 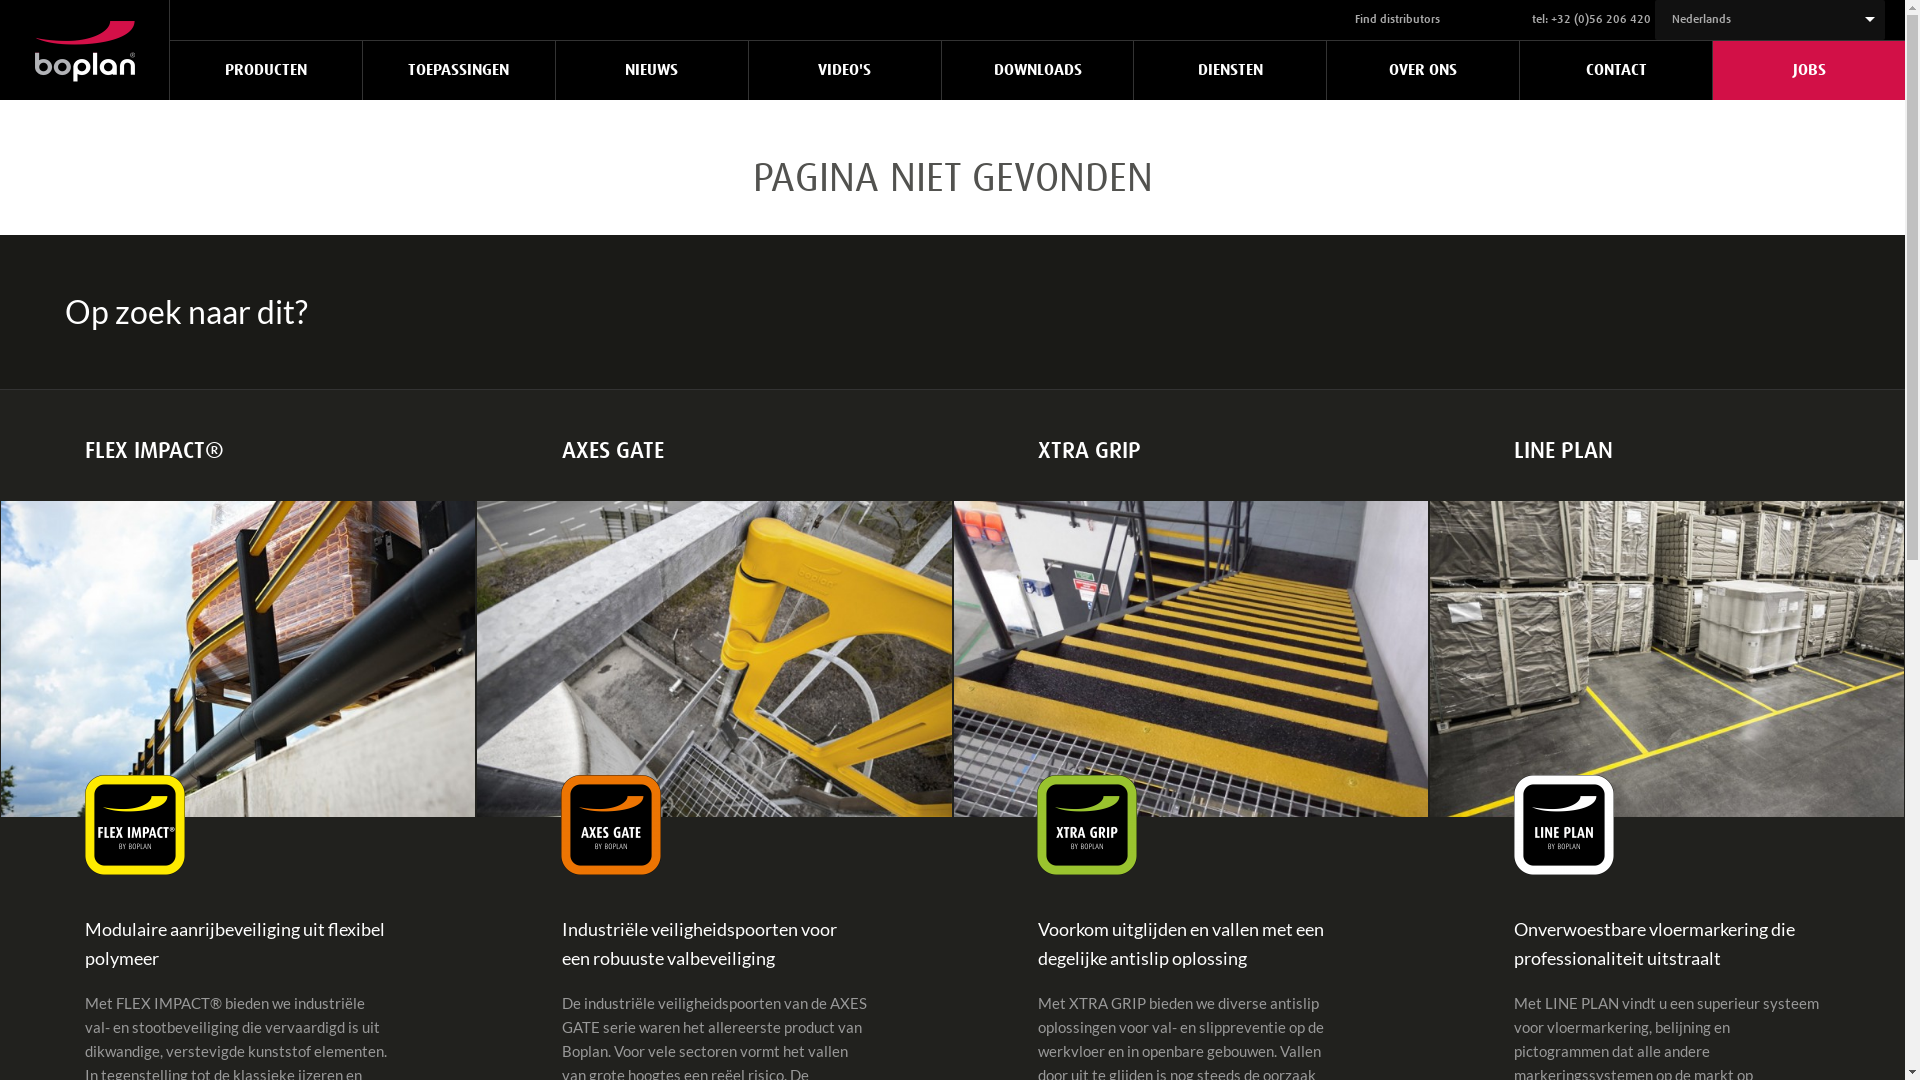 I want to click on 'Xtra Grip logo by Boplan', so click(x=1085, y=825).